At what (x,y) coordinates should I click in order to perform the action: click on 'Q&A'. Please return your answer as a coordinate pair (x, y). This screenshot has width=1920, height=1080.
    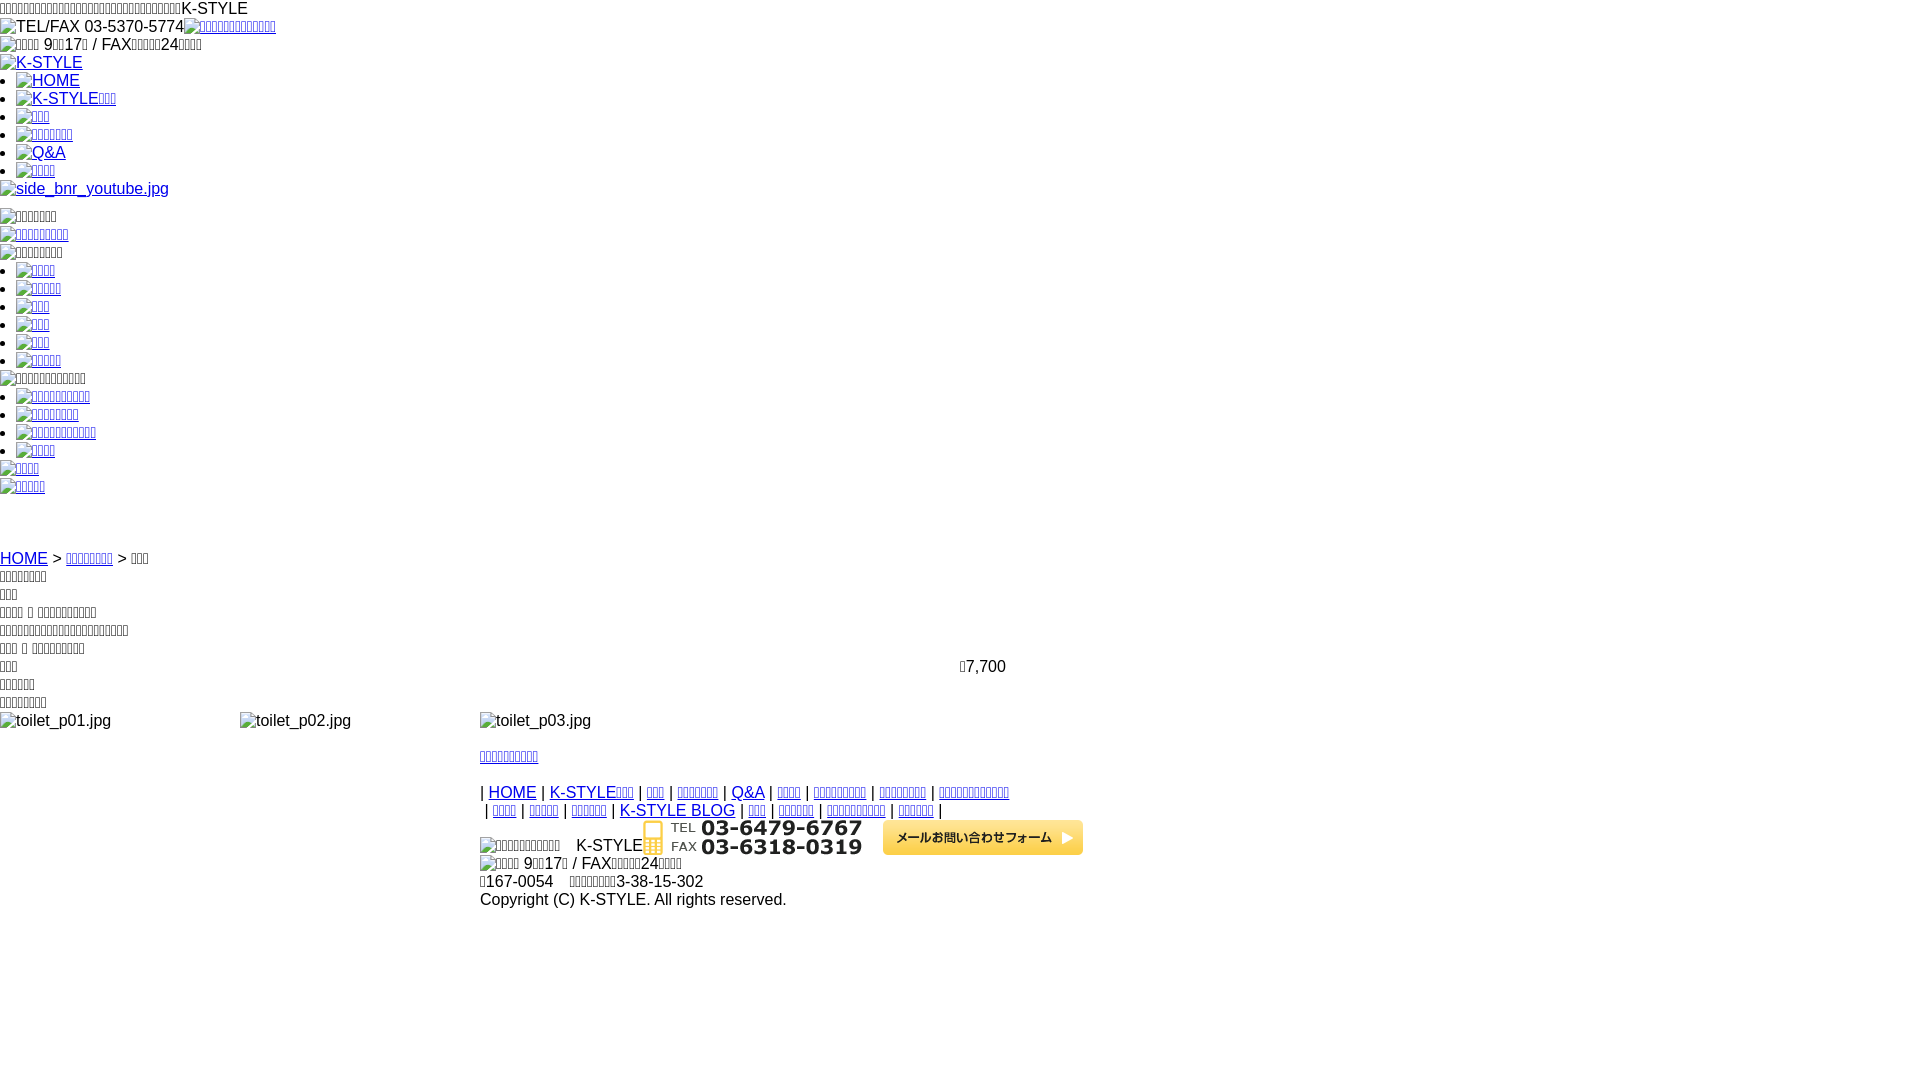
    Looking at the image, I should click on (746, 791).